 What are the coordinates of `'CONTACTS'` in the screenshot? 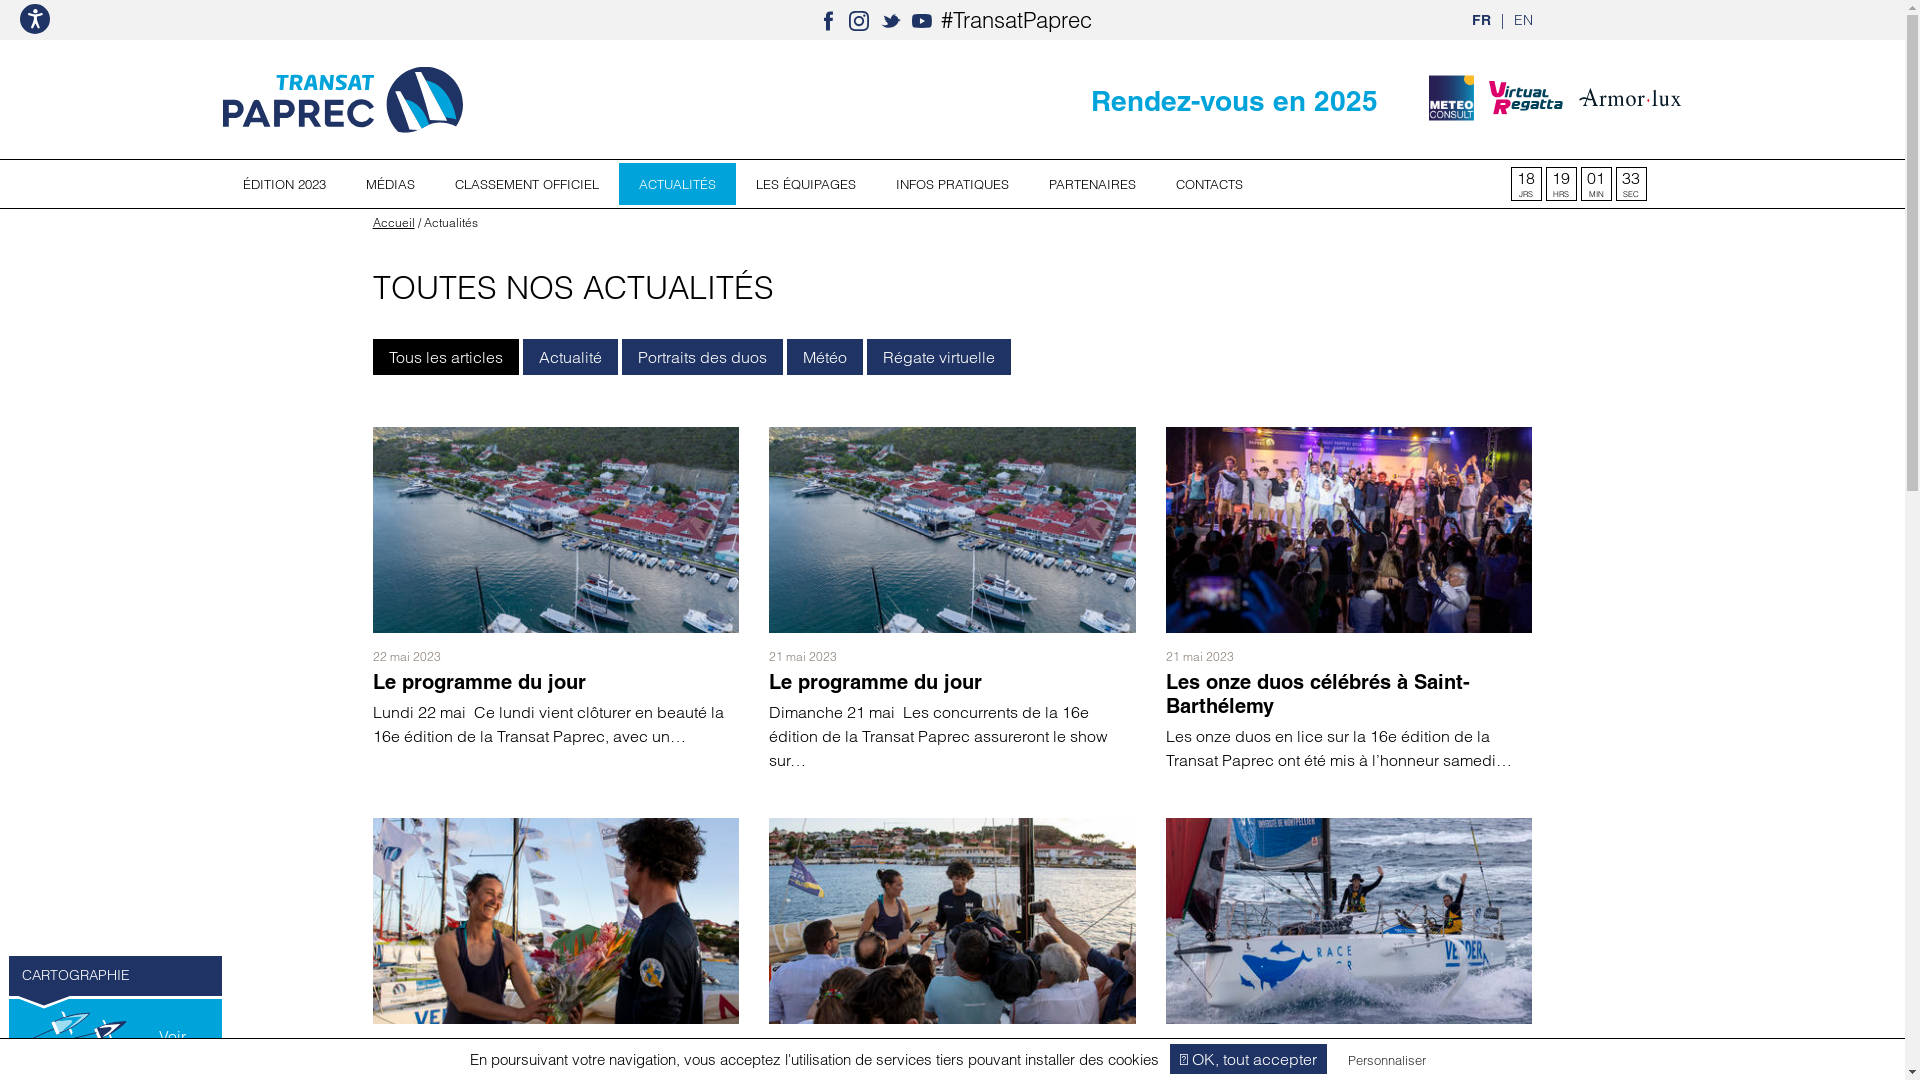 It's located at (1208, 184).